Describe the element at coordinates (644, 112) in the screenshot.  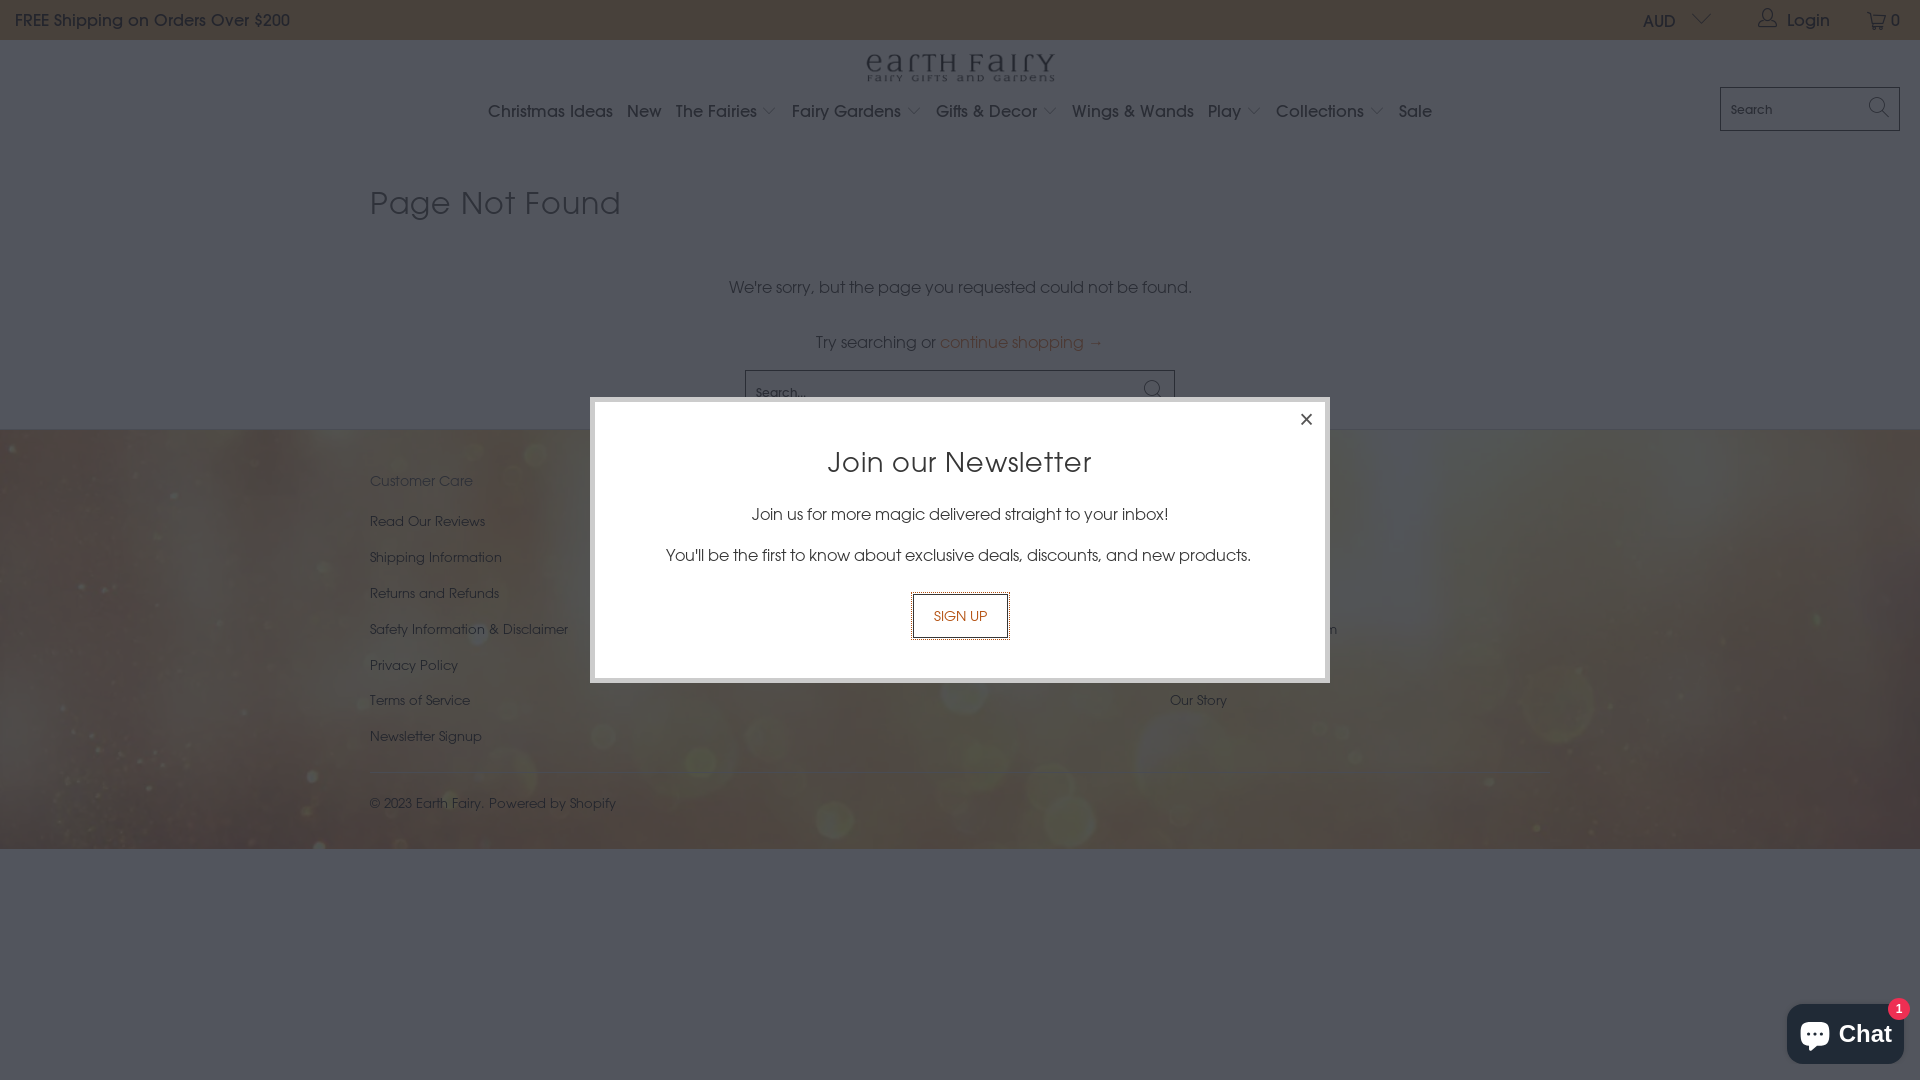
I see `'New'` at that location.